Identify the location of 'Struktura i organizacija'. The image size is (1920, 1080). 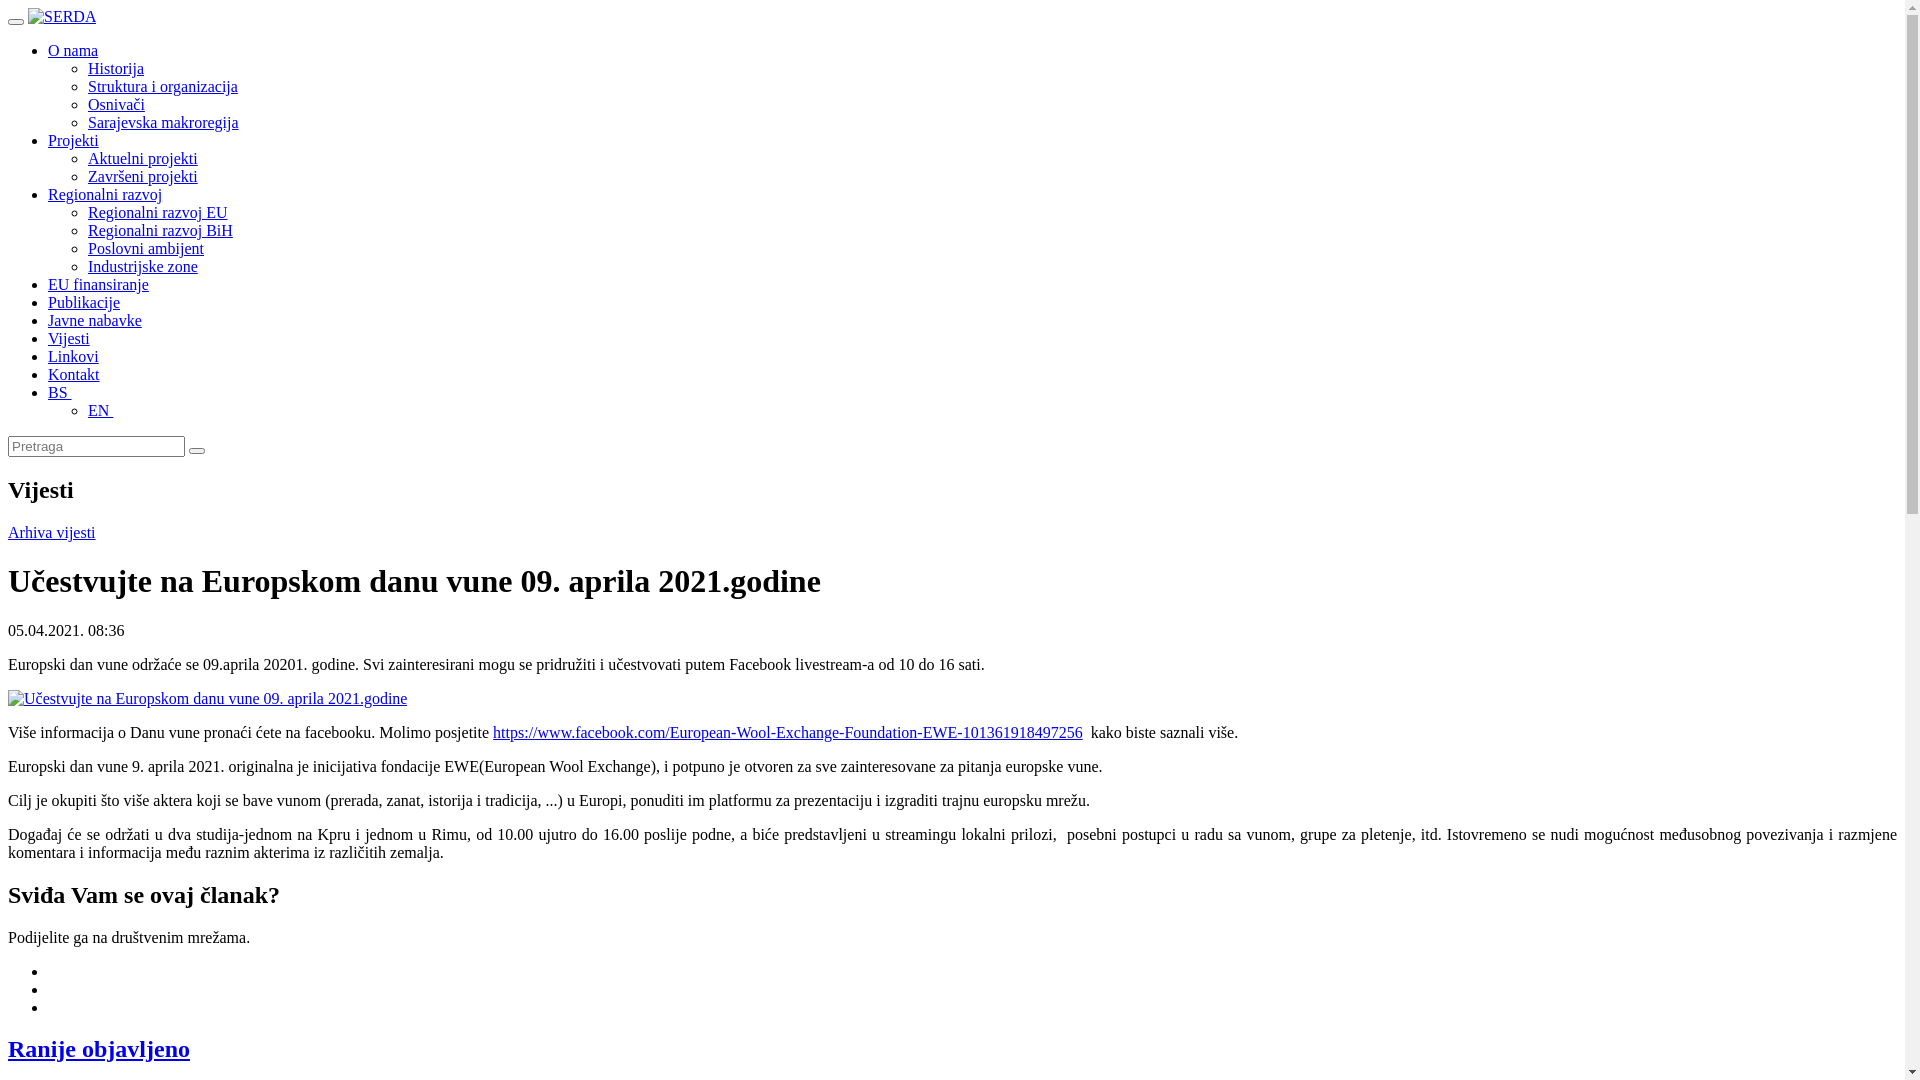
(163, 85).